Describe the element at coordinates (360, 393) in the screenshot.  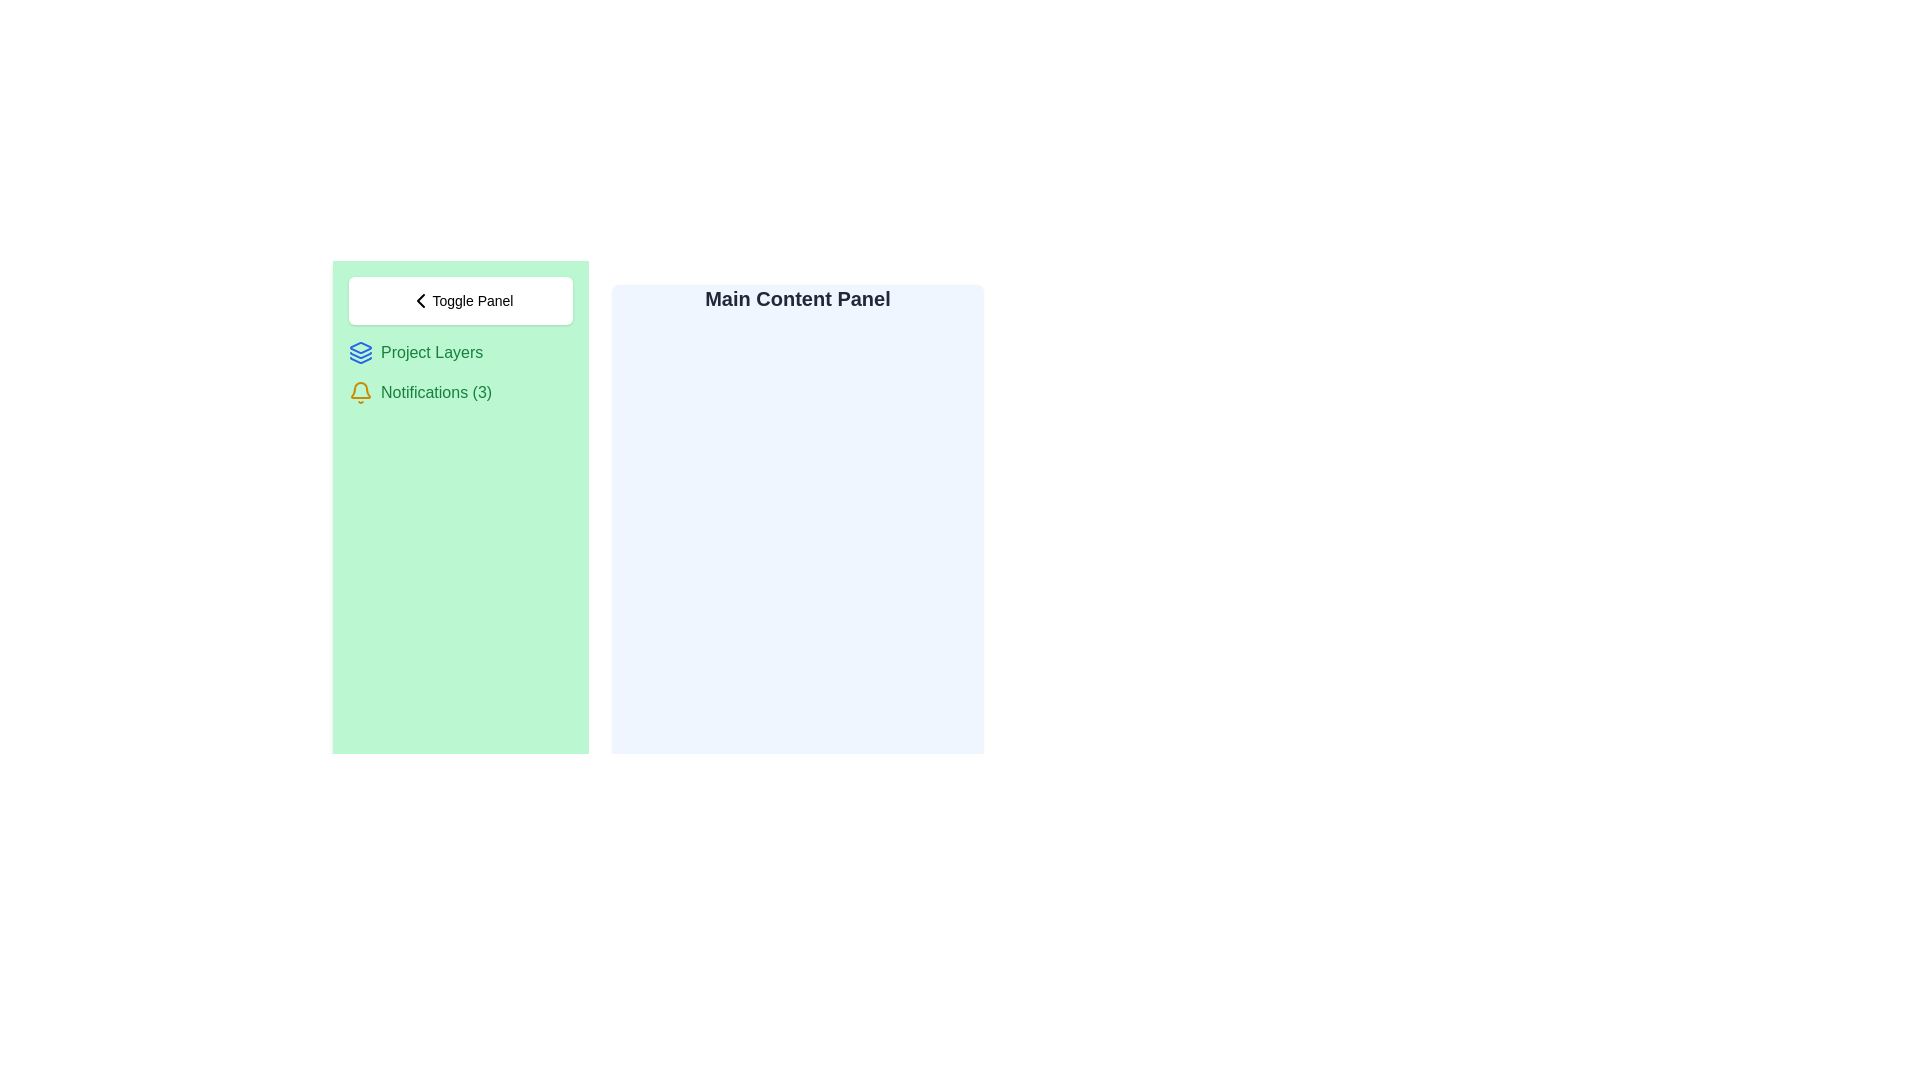
I see `the notifications icon which indicates new notifications or alerts for keyboard interaction` at that location.